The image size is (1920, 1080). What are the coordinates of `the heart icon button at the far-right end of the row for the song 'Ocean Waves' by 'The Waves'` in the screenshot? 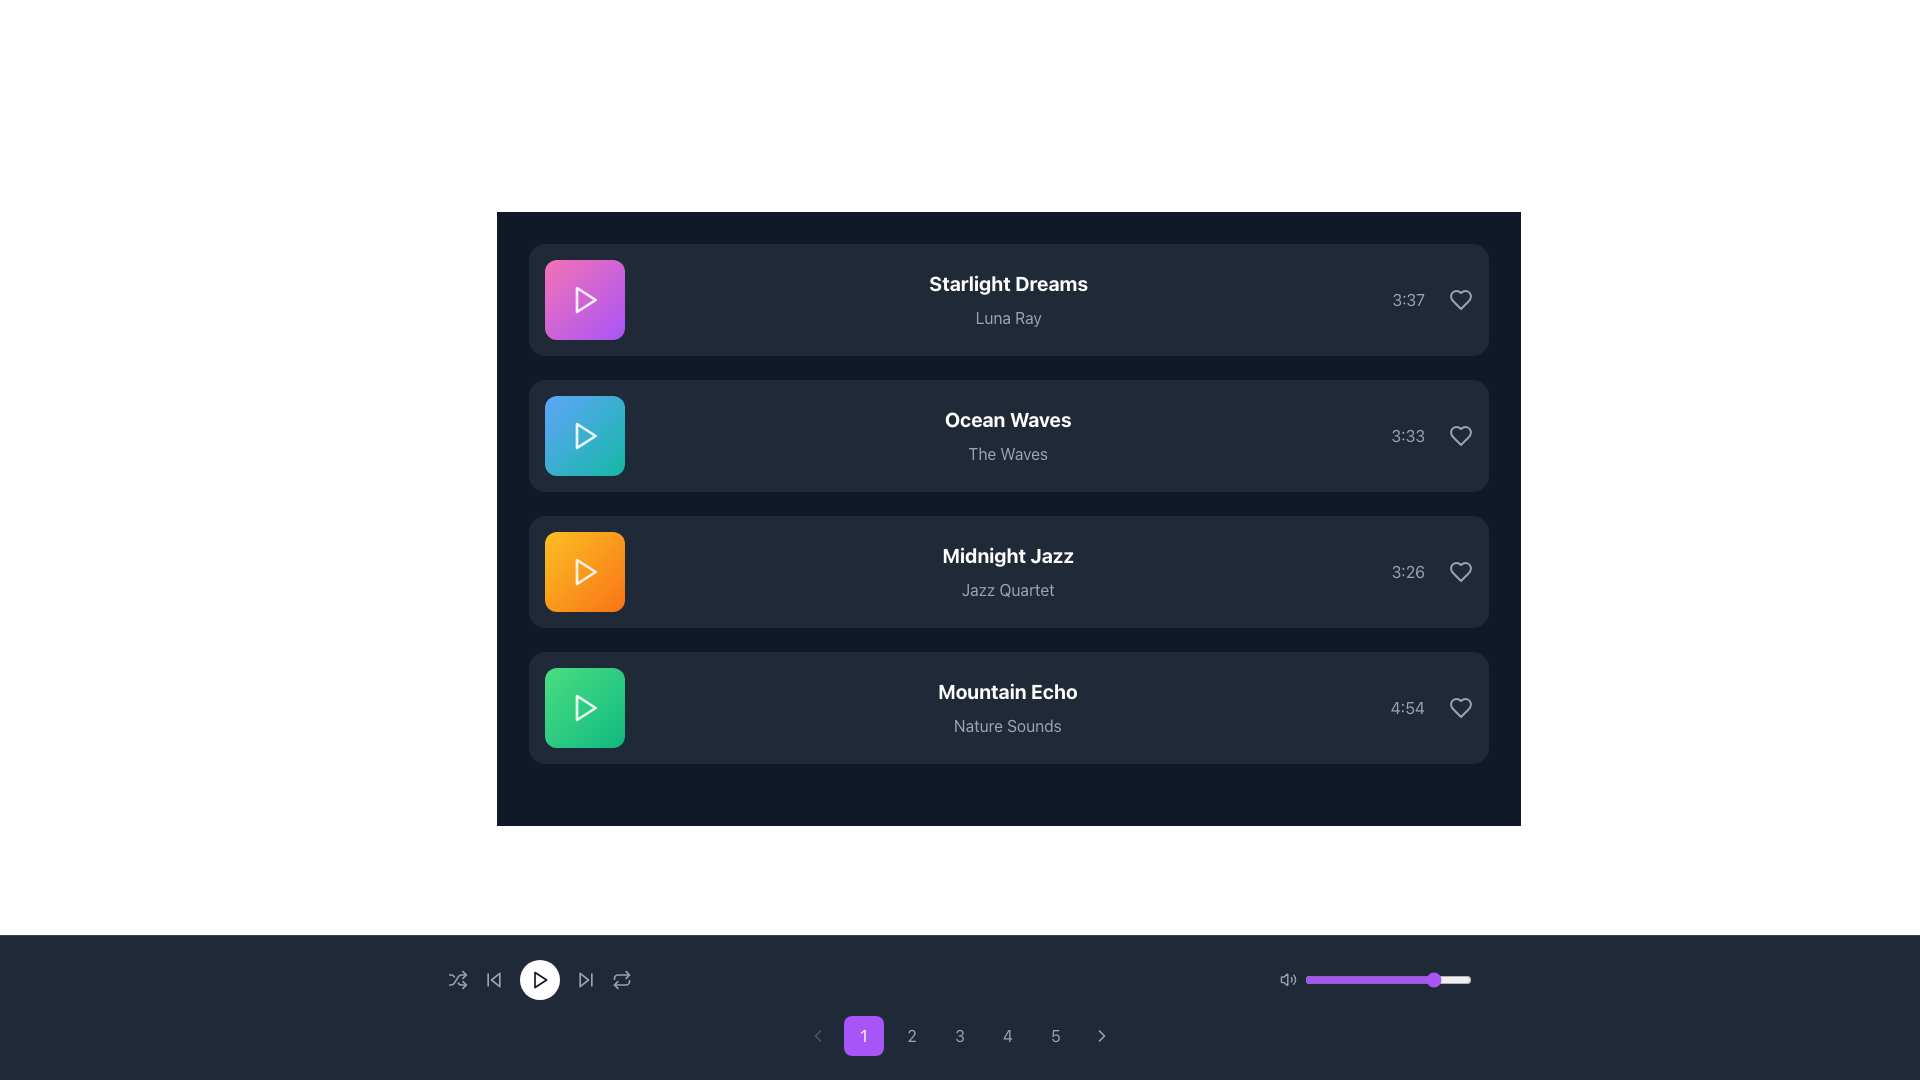 It's located at (1460, 434).